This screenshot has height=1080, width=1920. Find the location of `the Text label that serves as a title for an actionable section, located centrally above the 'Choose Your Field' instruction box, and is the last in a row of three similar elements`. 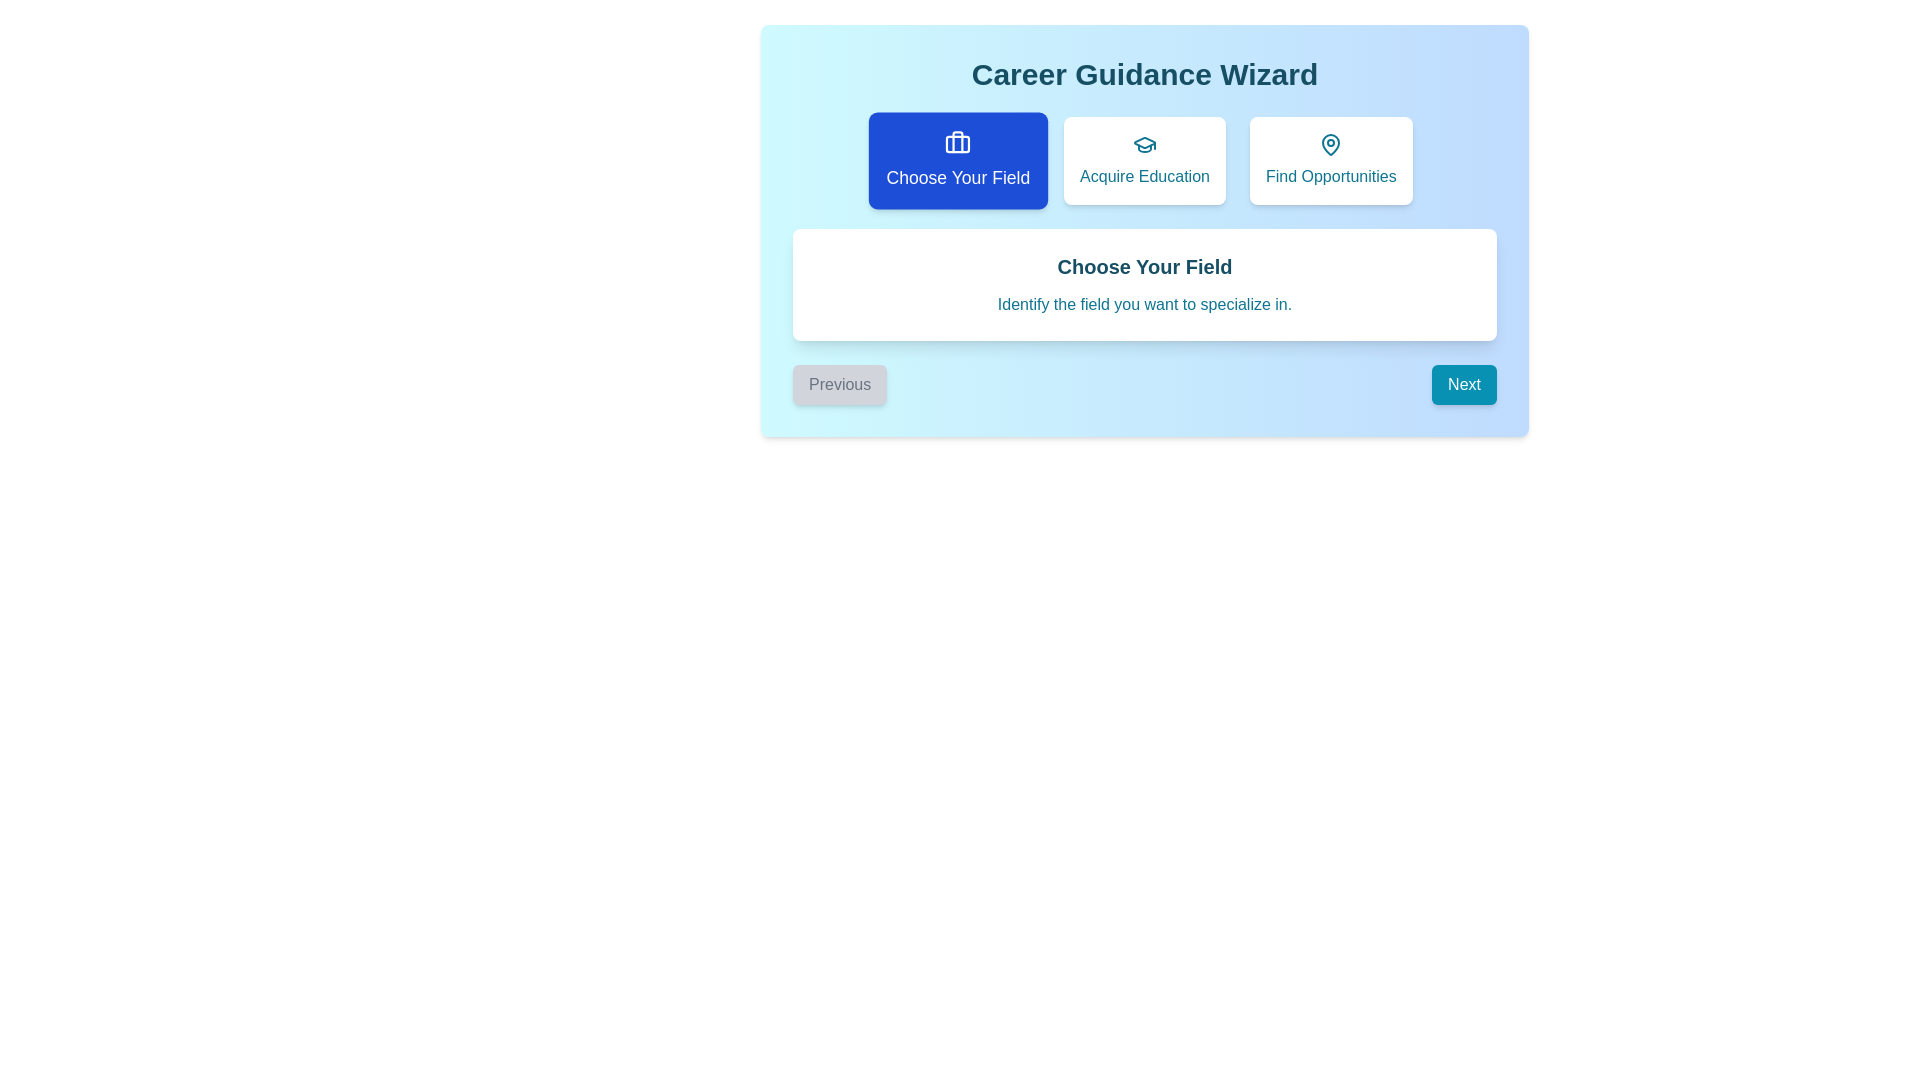

the Text label that serves as a title for an actionable section, located centrally above the 'Choose Your Field' instruction box, and is the last in a row of three similar elements is located at coordinates (1331, 176).